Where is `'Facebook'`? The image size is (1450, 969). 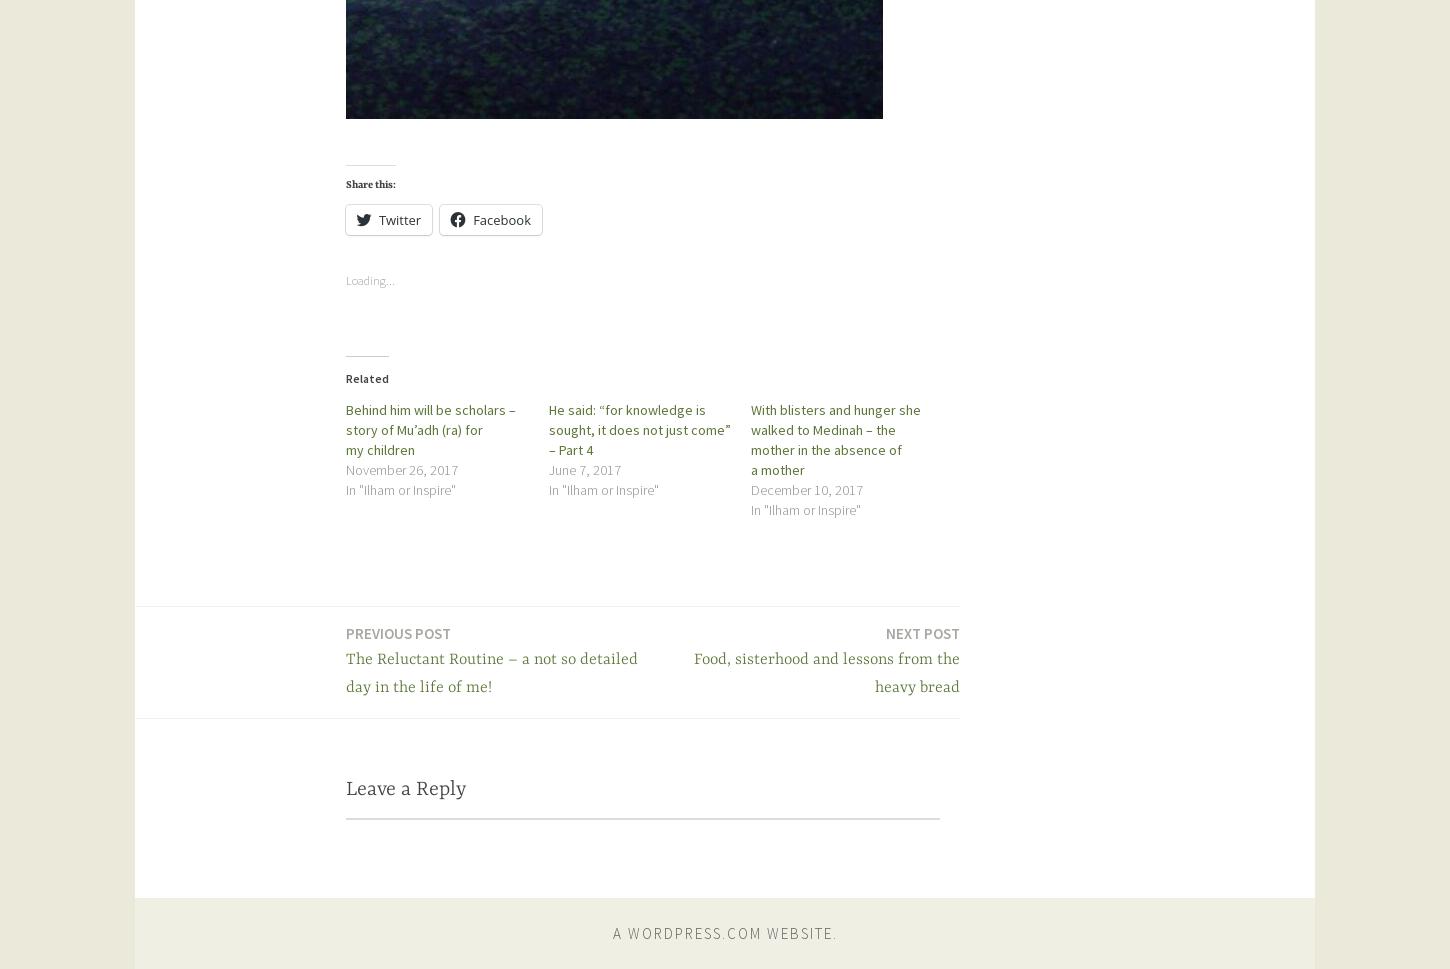
'Facebook' is located at coordinates (501, 218).